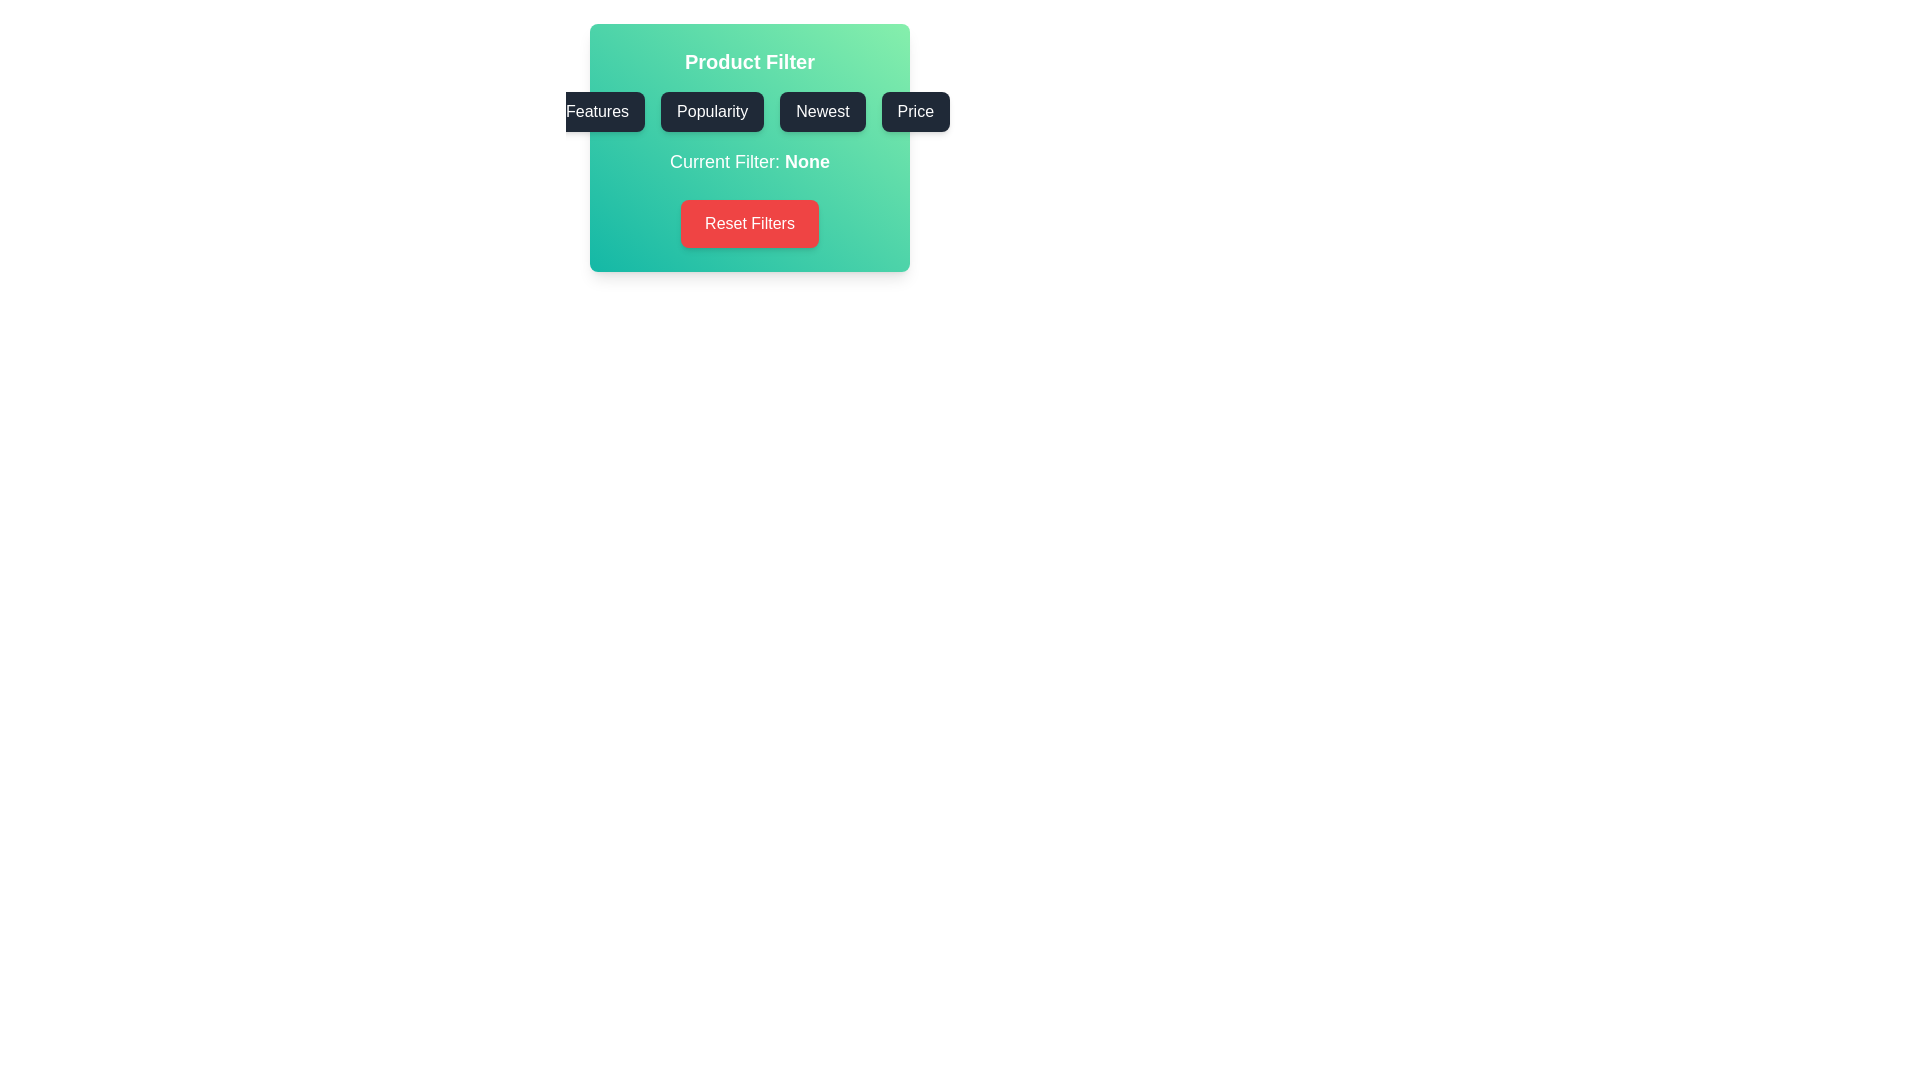 The image size is (1920, 1080). Describe the element at coordinates (822, 111) in the screenshot. I see `the Newest button to select the corresponding filter` at that location.